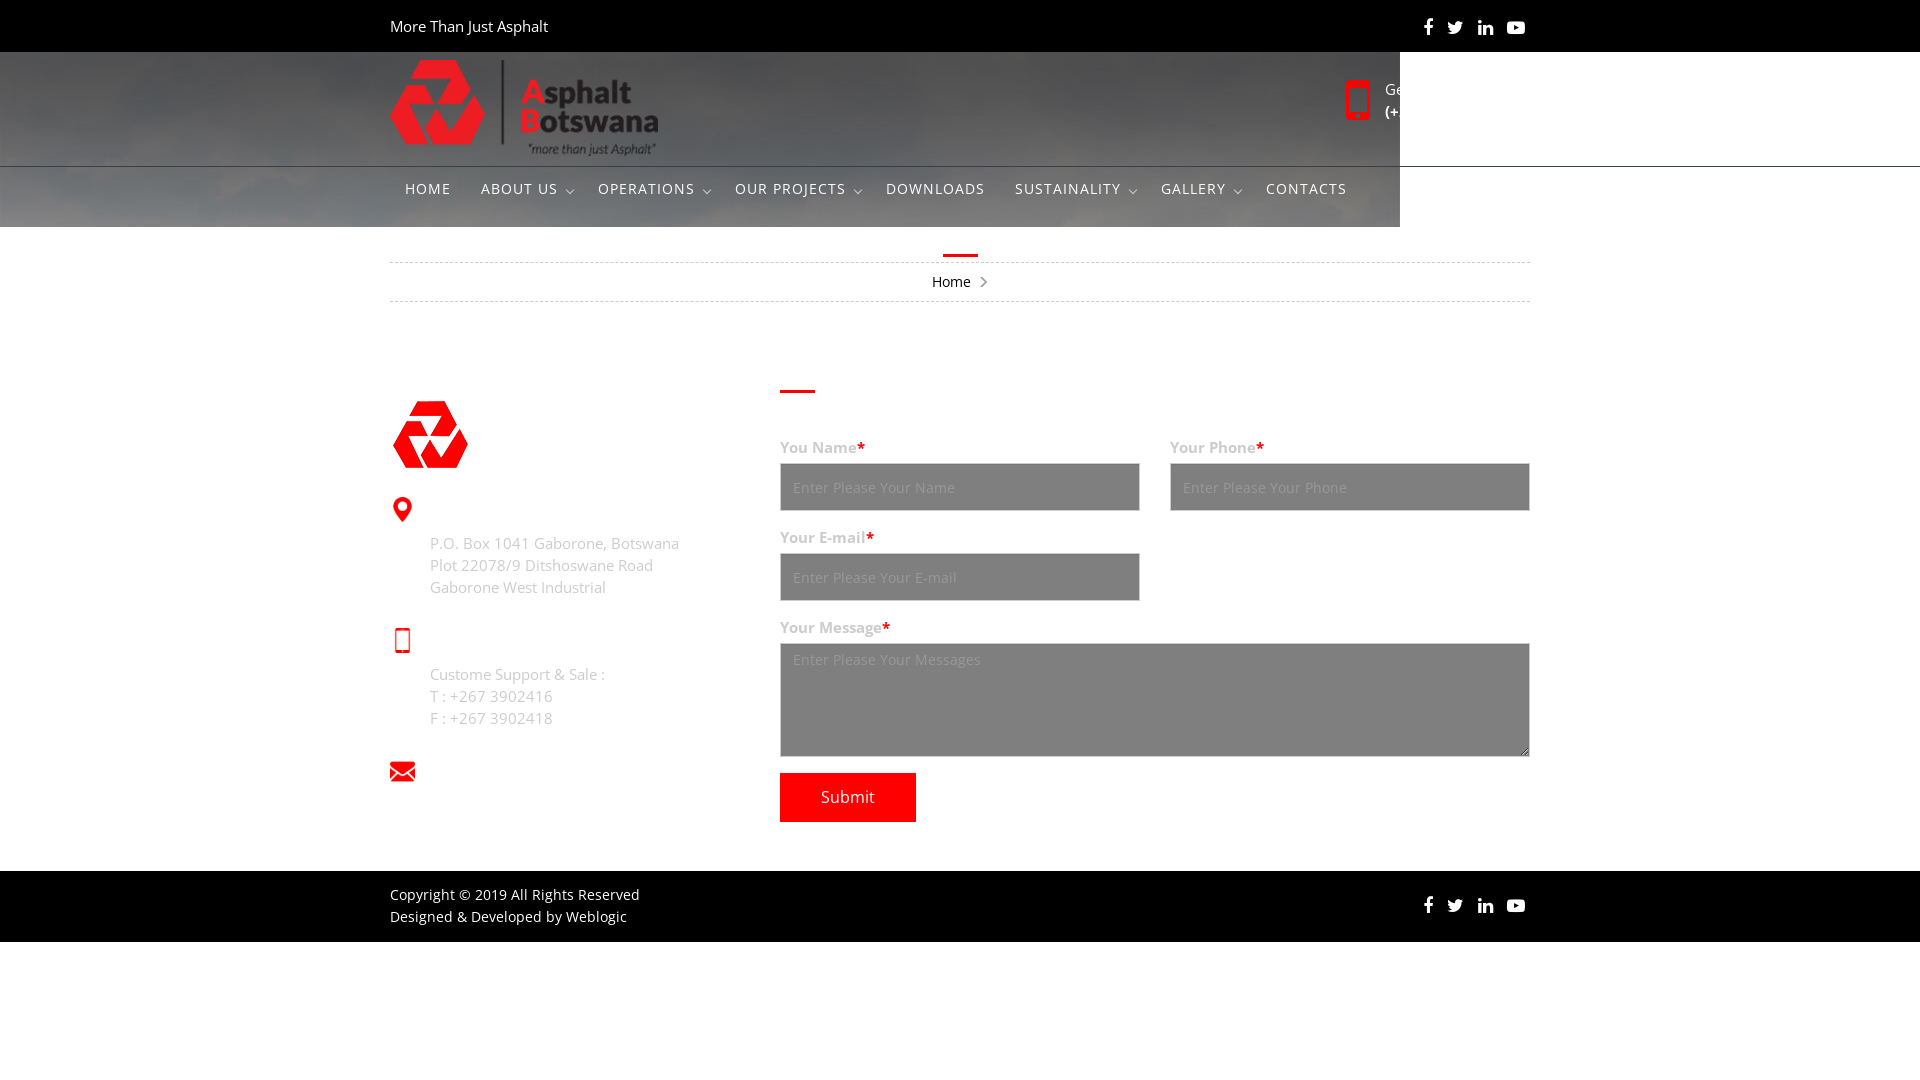  I want to click on 'OPERATIONS', so click(651, 189).